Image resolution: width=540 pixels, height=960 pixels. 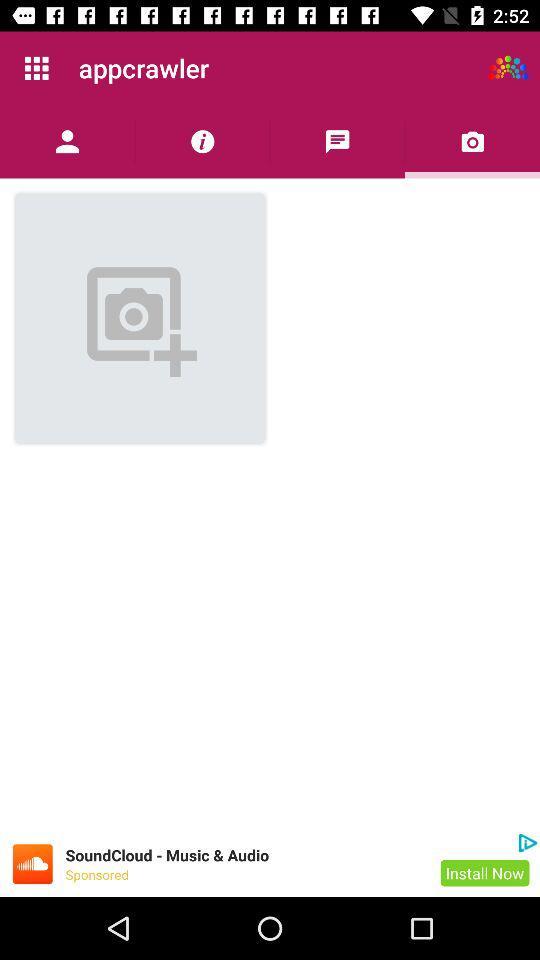 What do you see at coordinates (472, 140) in the screenshot?
I see `choose the image from gallery or take a new photo` at bounding box center [472, 140].